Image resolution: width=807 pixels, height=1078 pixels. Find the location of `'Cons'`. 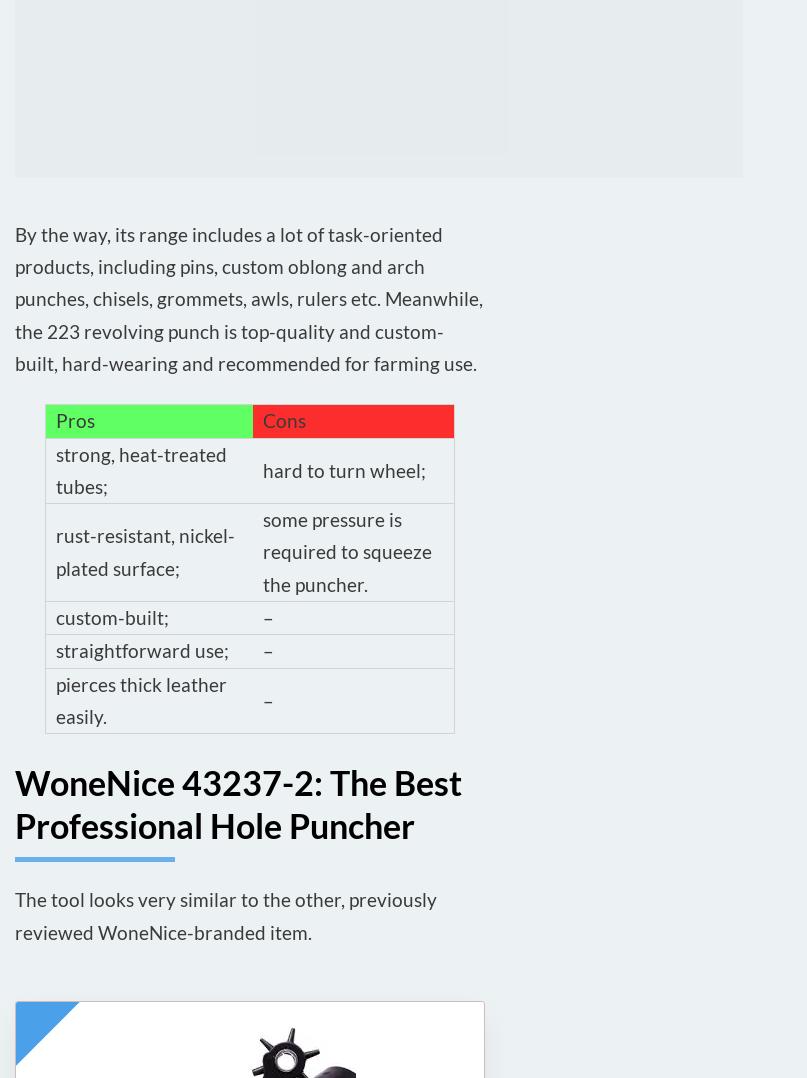

'Cons' is located at coordinates (282, 419).